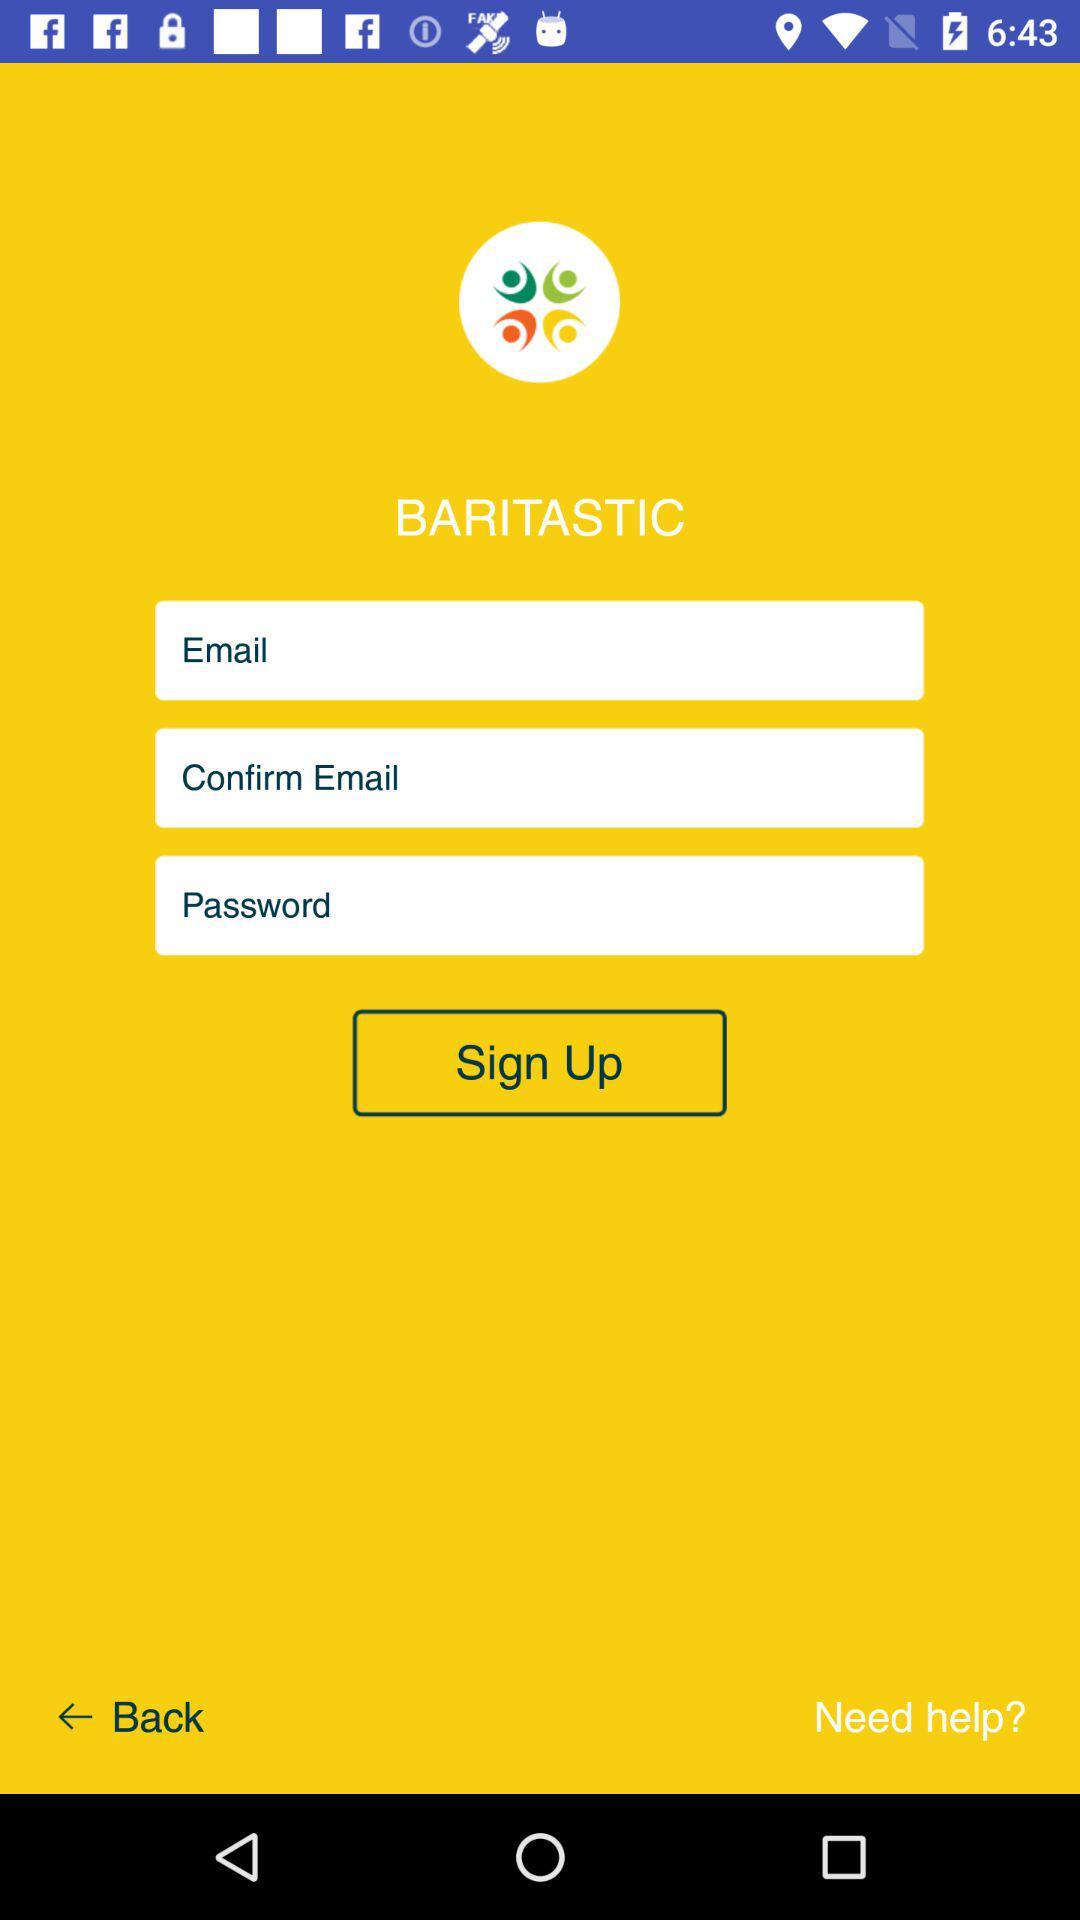 This screenshot has width=1080, height=1920. What do you see at coordinates (540, 777) in the screenshot?
I see `shows enter emil area` at bounding box center [540, 777].